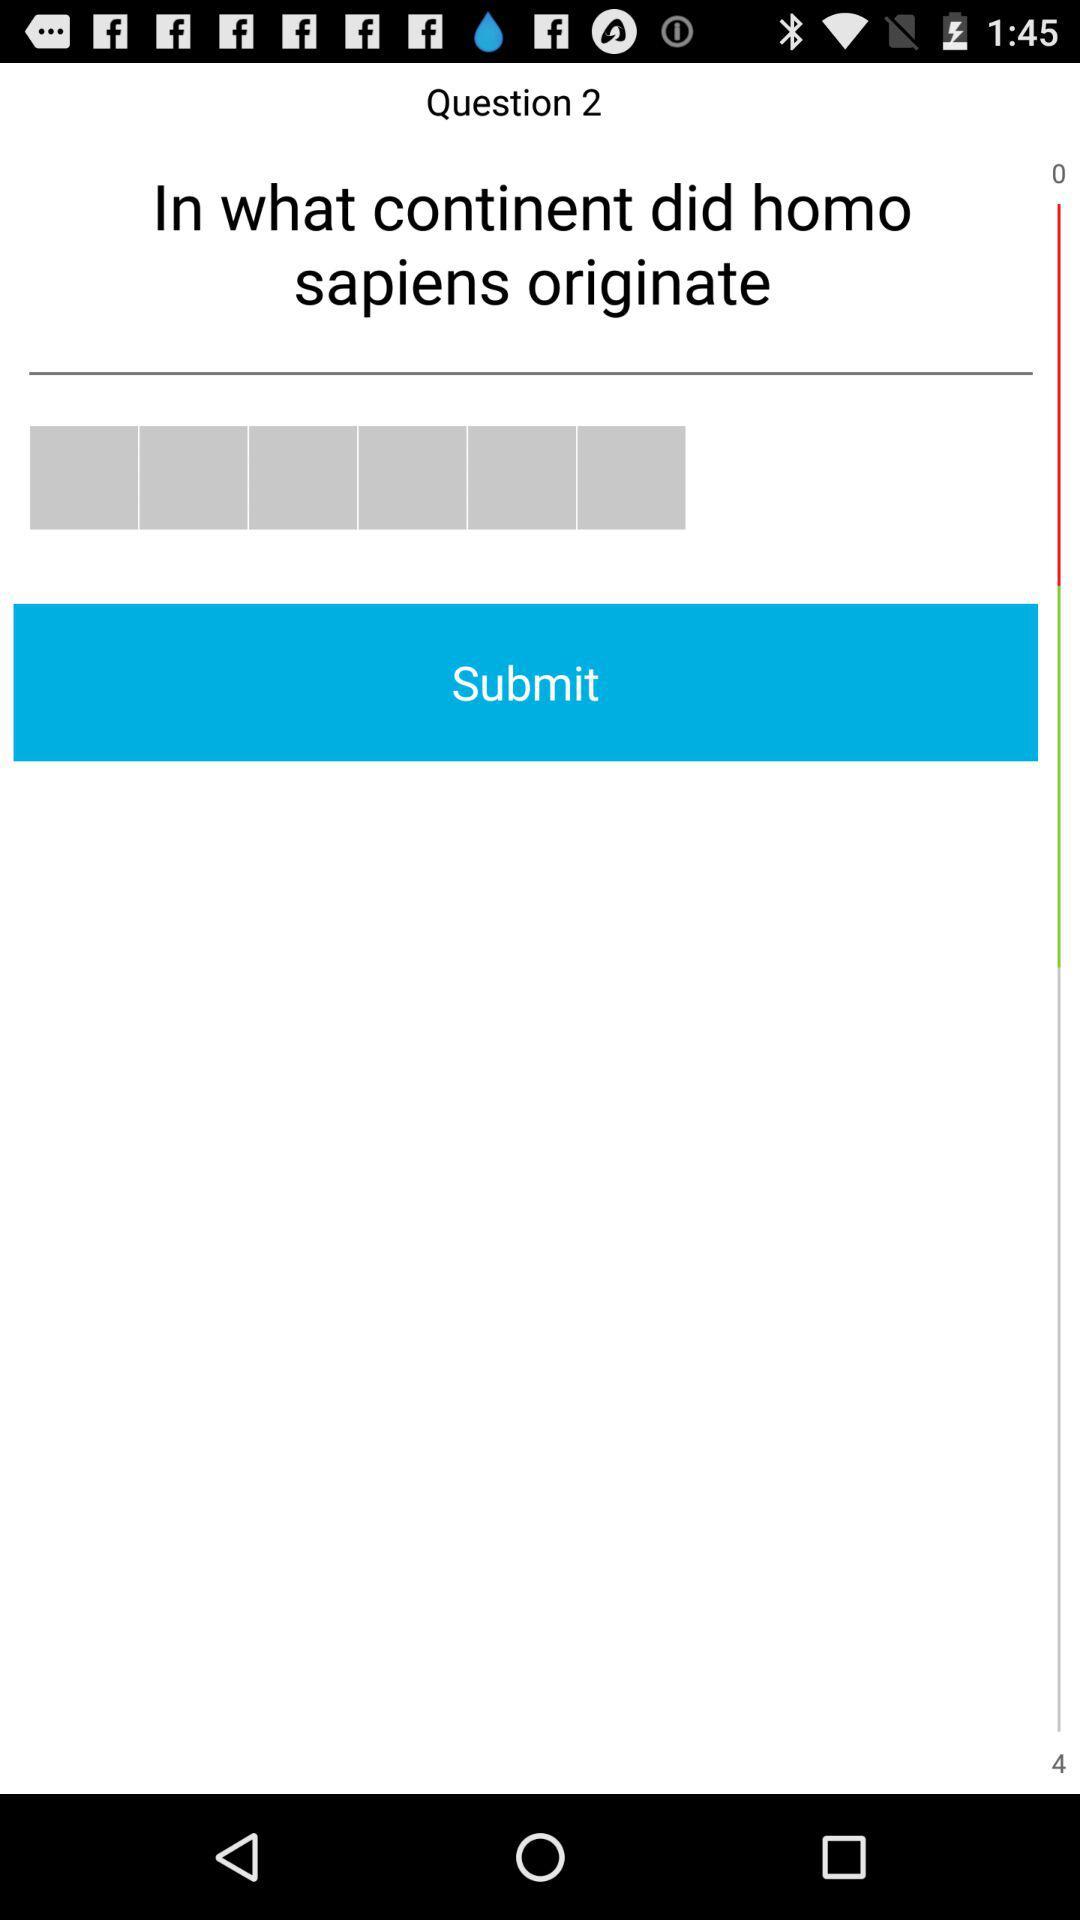  Describe the element at coordinates (411, 476) in the screenshot. I see `uncover hint clue` at that location.